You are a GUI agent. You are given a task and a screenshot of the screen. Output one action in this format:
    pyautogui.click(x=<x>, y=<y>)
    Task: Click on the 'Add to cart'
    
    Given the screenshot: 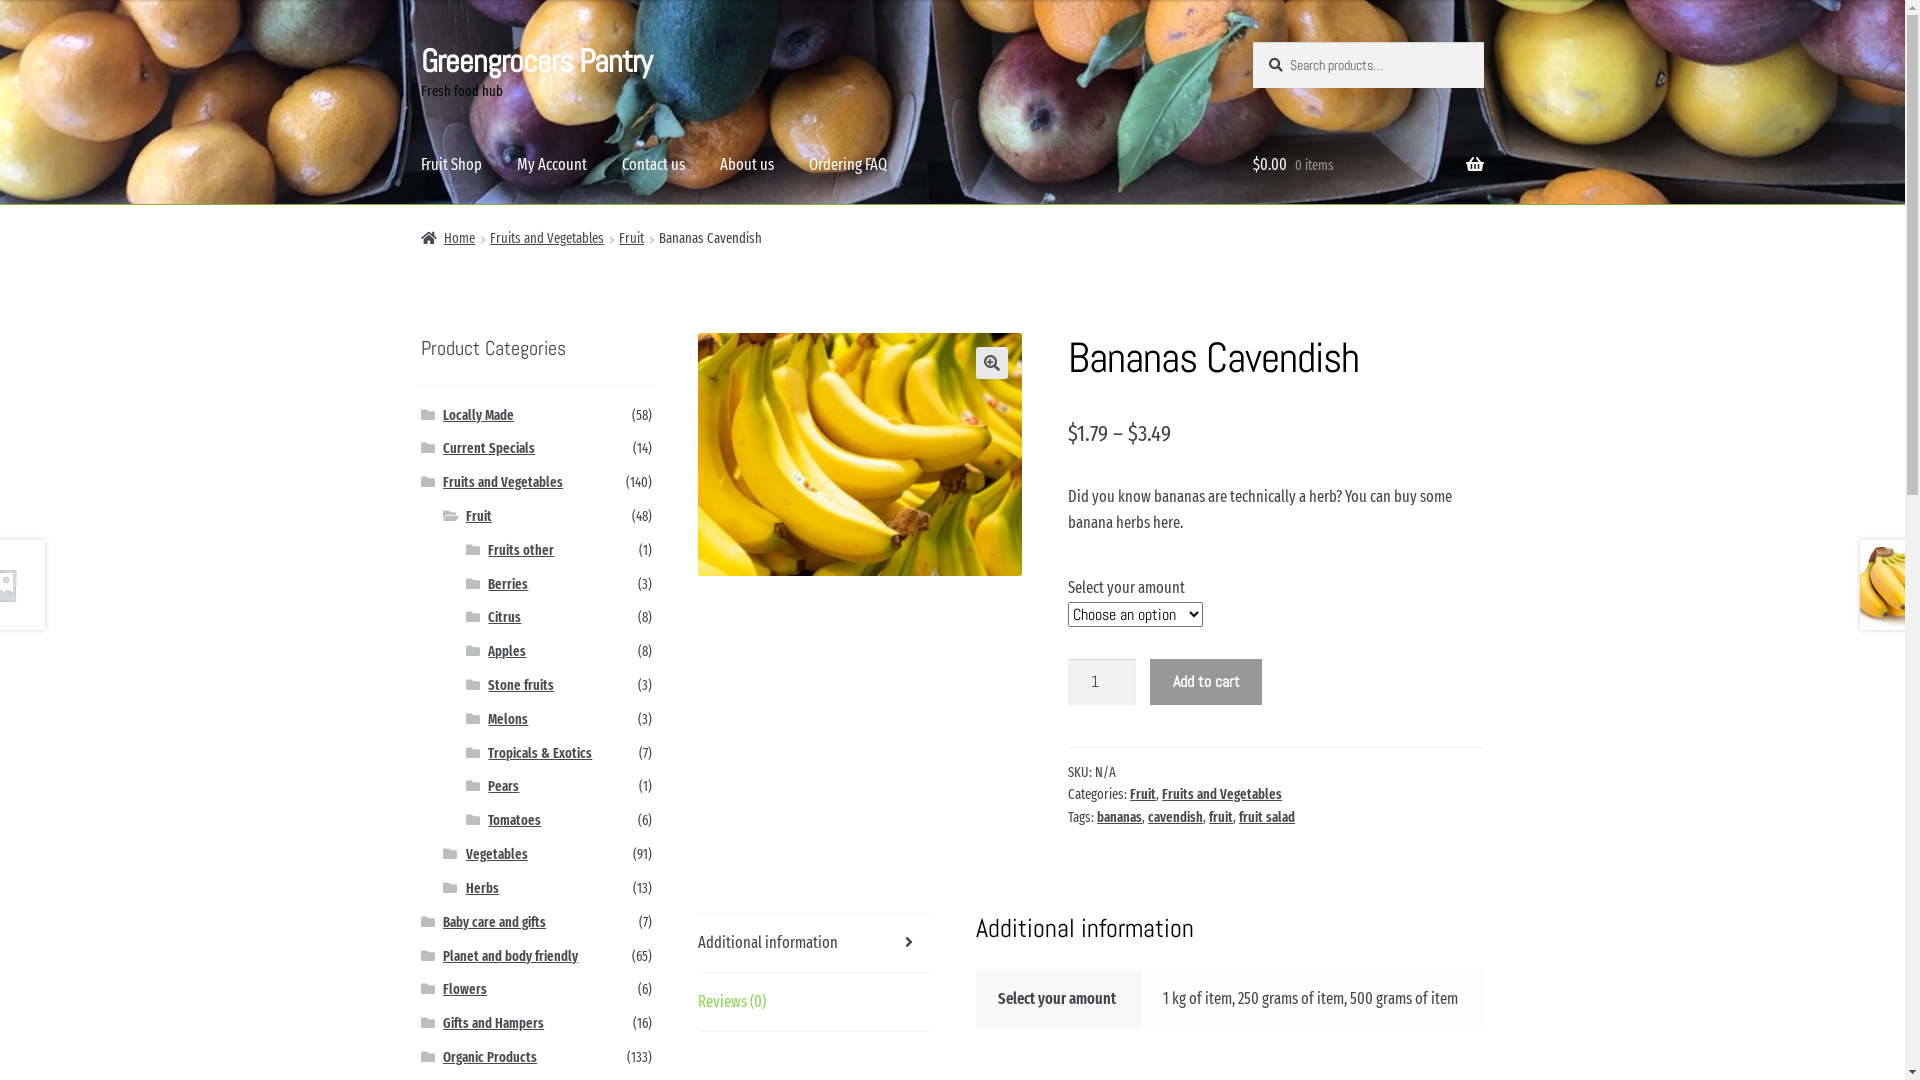 What is the action you would take?
    pyautogui.click(x=1204, y=681)
    